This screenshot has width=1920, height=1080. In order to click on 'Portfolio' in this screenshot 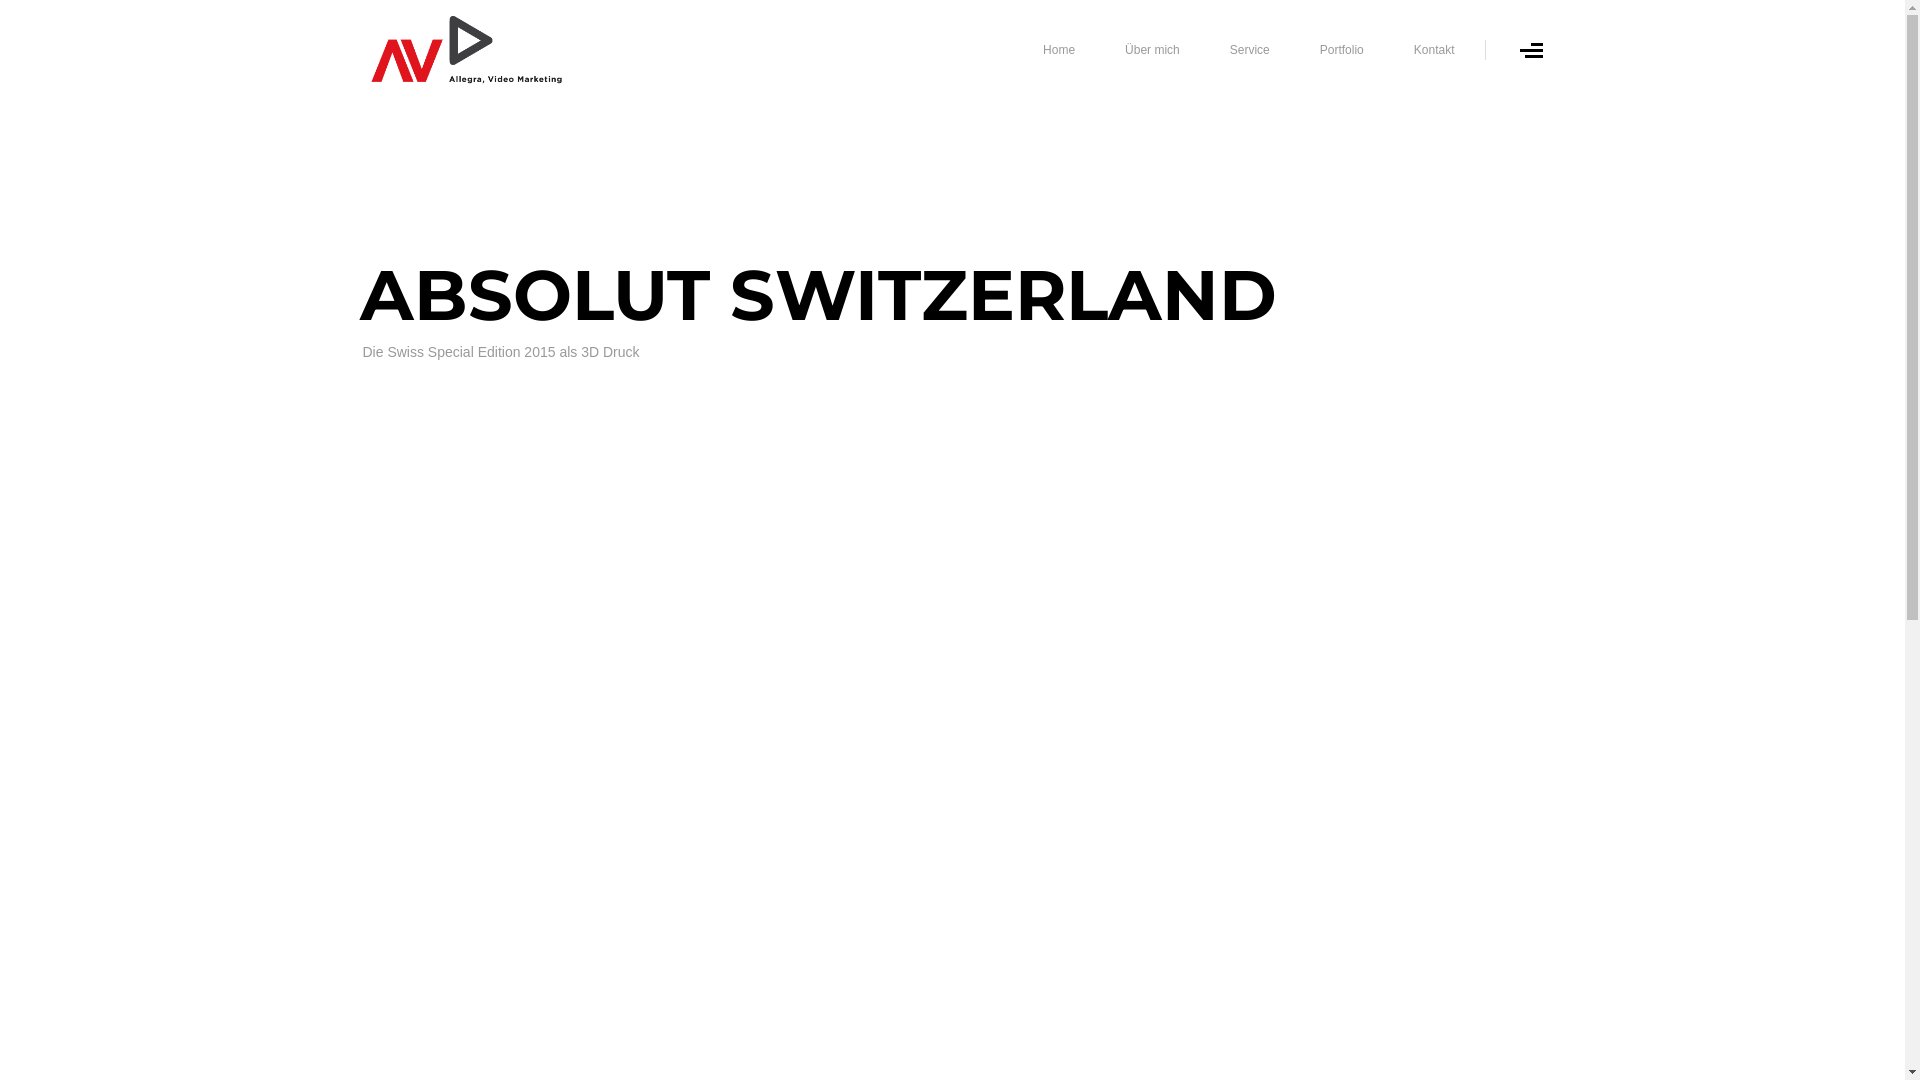, I will do `click(1342, 49)`.